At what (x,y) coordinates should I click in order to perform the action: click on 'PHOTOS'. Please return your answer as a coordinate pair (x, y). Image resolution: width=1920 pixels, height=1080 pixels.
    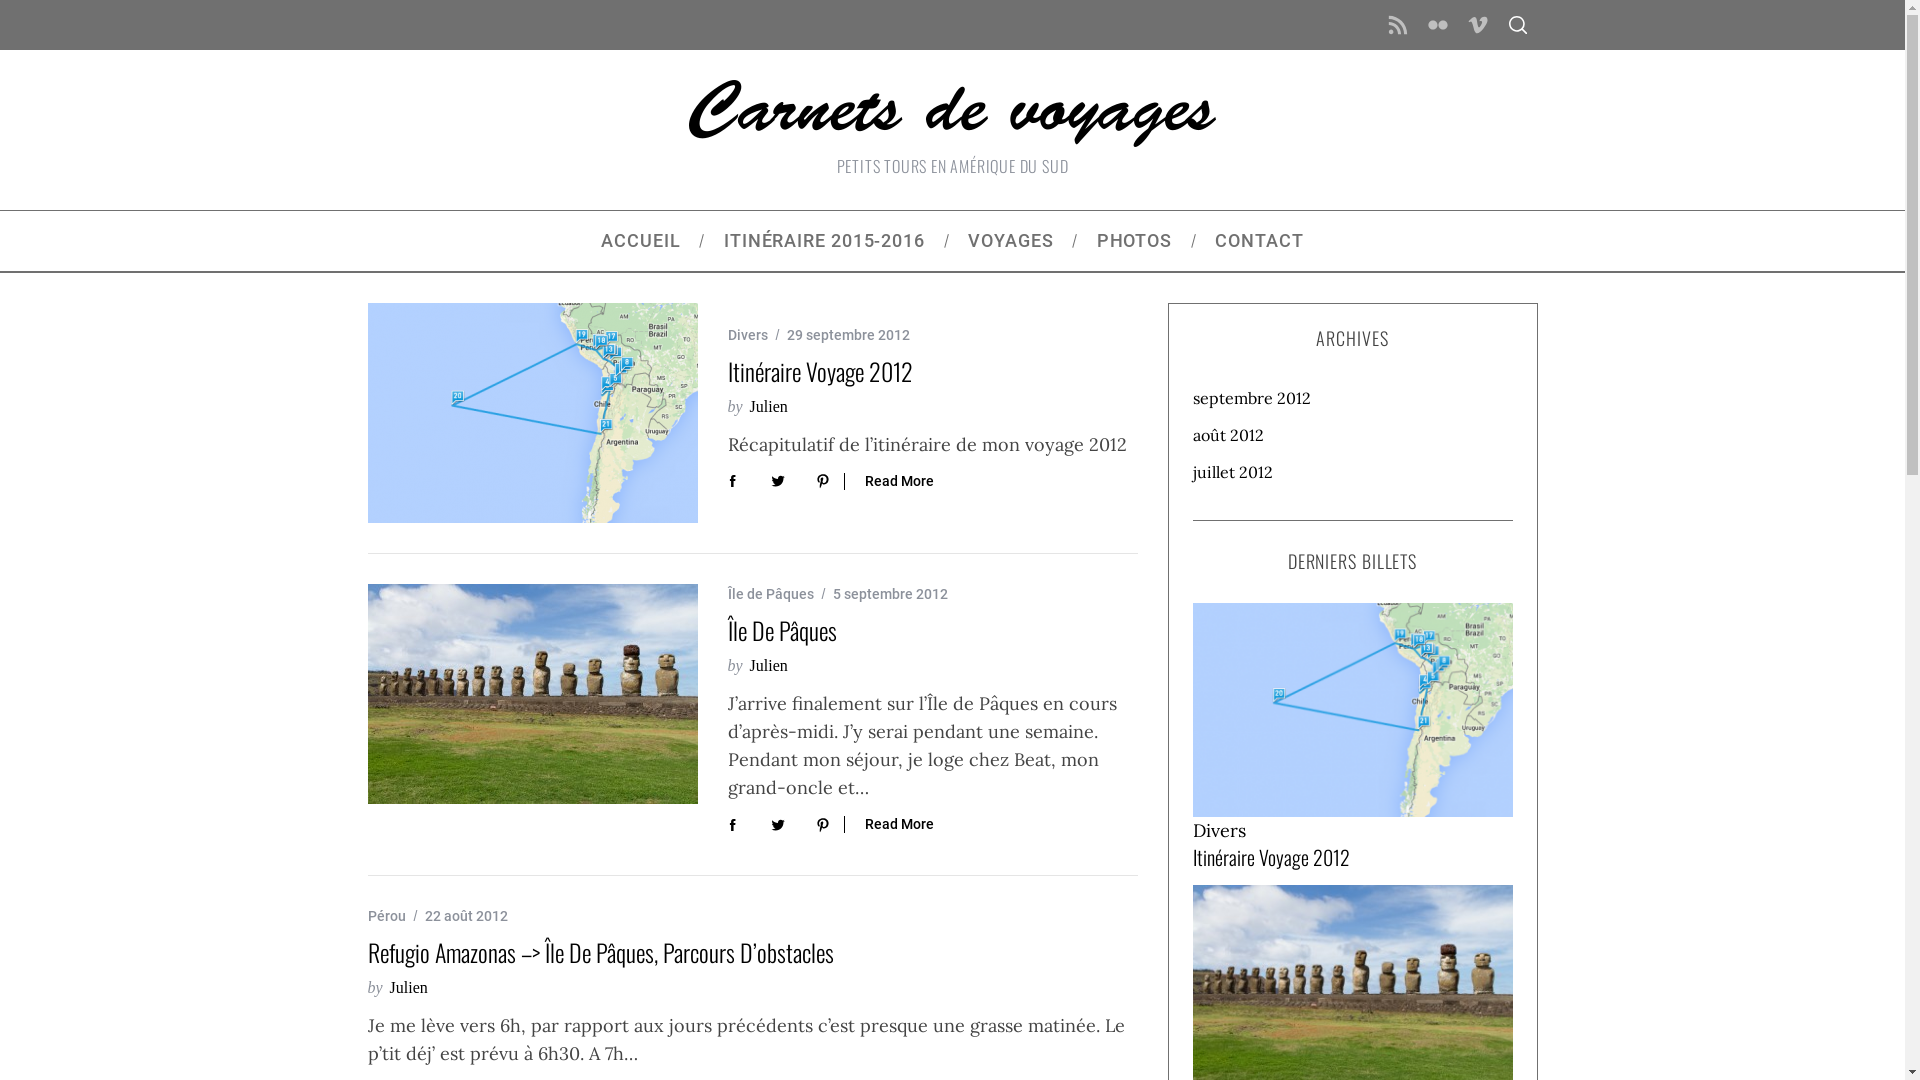
    Looking at the image, I should click on (1134, 239).